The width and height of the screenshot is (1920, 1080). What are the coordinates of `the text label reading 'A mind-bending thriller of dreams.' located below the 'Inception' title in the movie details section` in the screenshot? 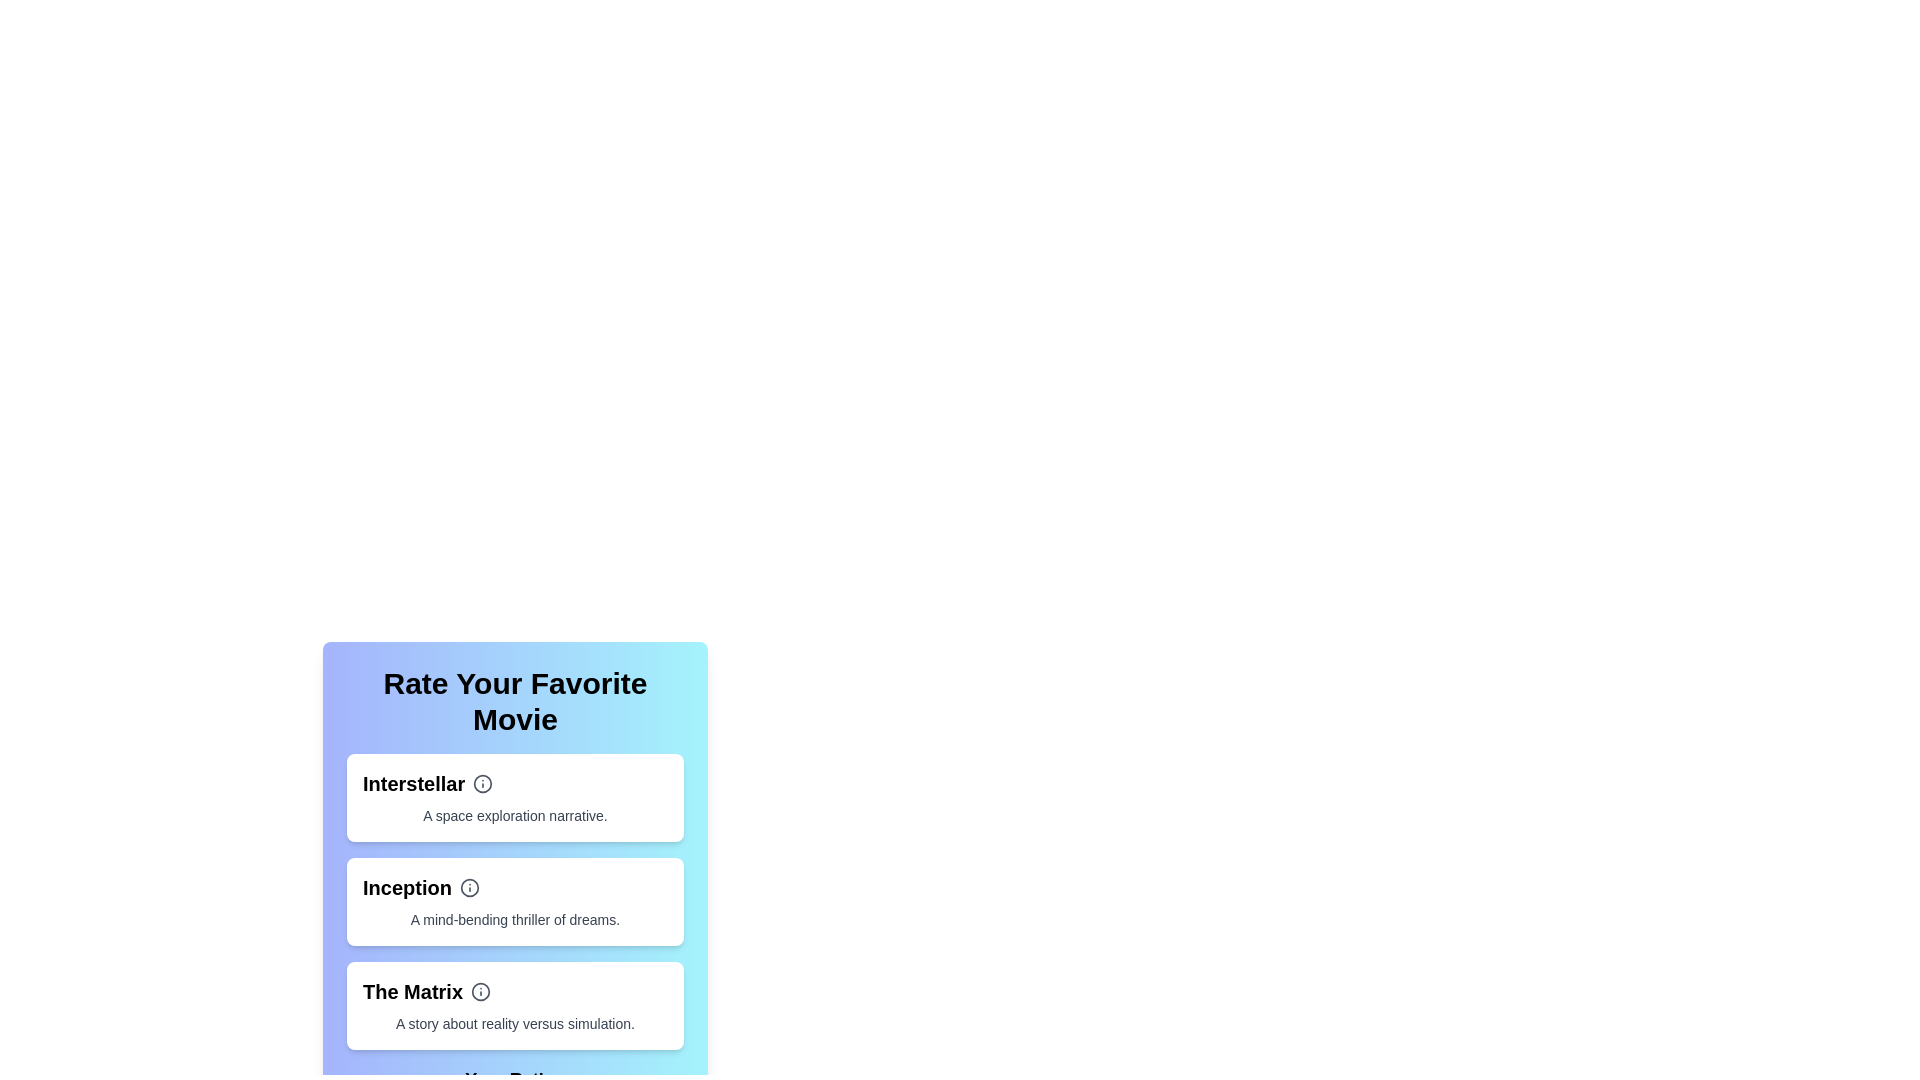 It's located at (515, 920).